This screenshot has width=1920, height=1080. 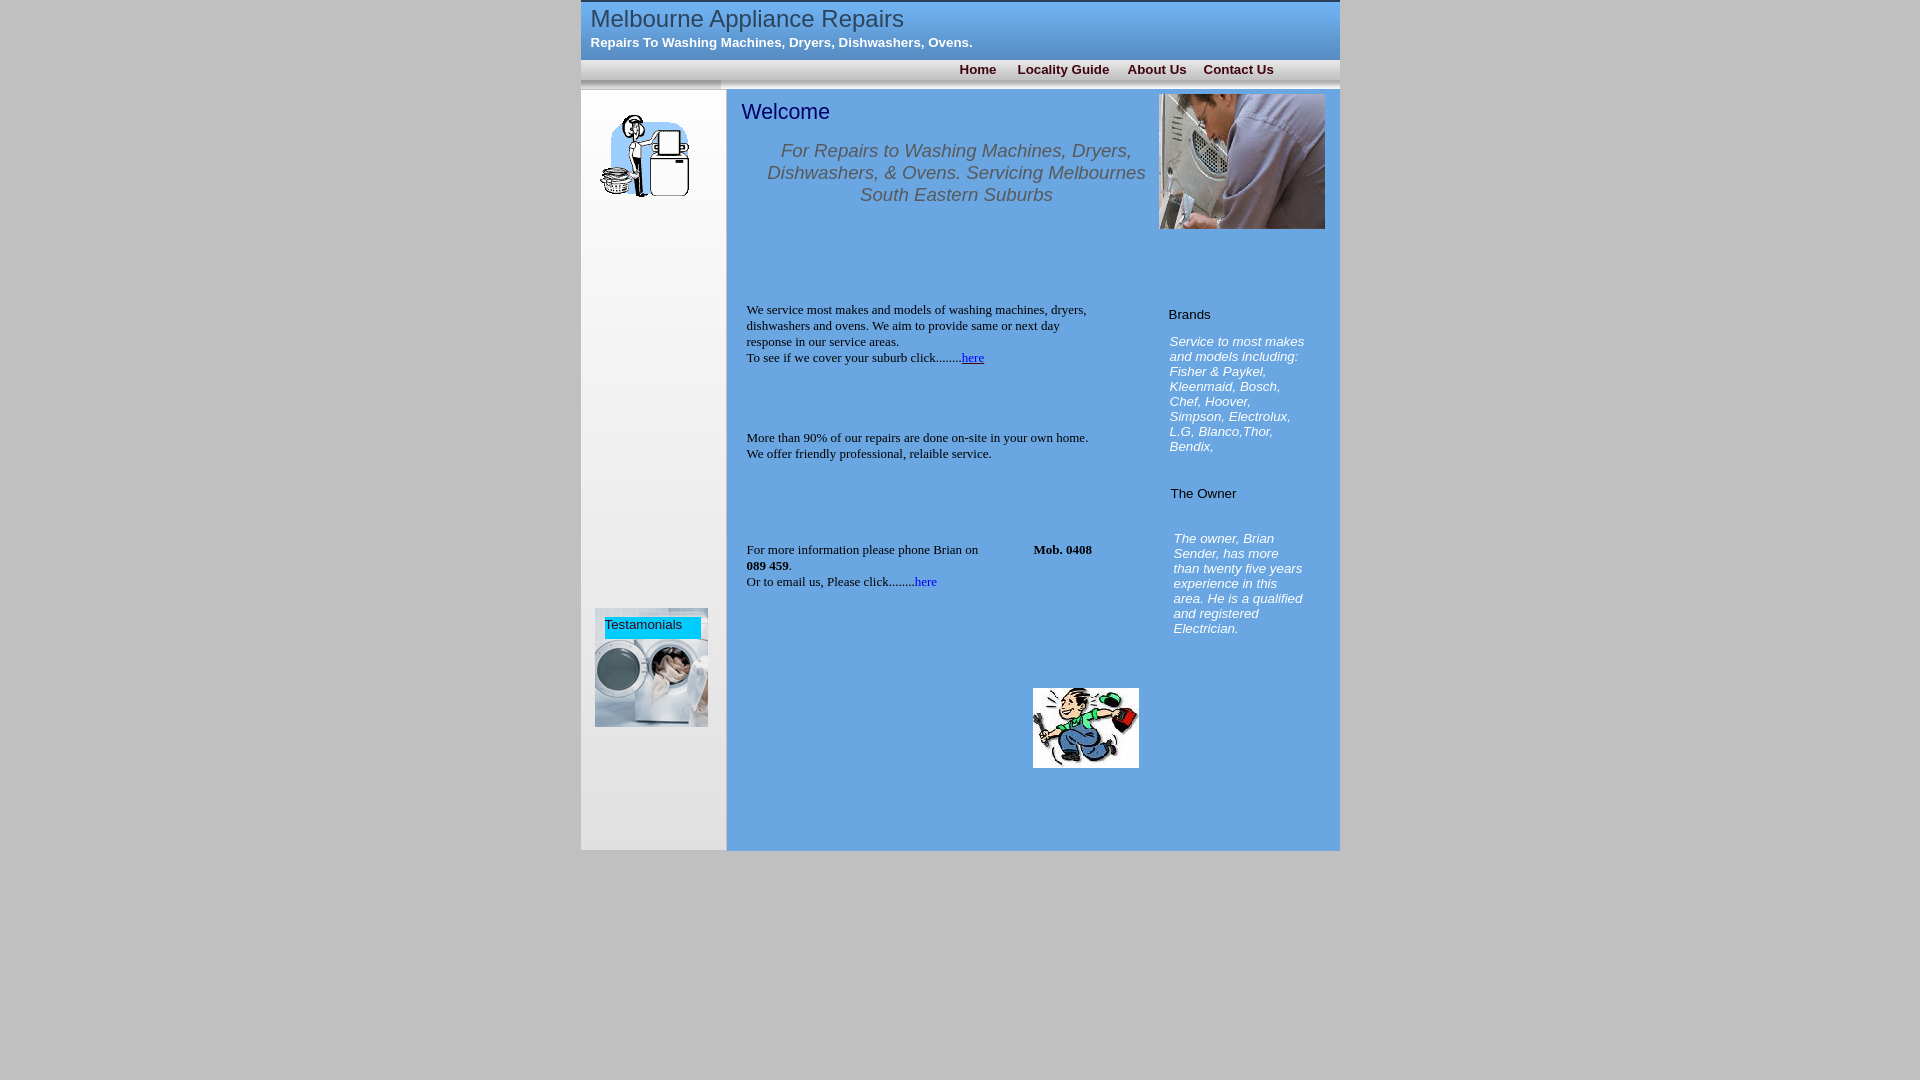 What do you see at coordinates (914, 580) in the screenshot?
I see `'here'` at bounding box center [914, 580].